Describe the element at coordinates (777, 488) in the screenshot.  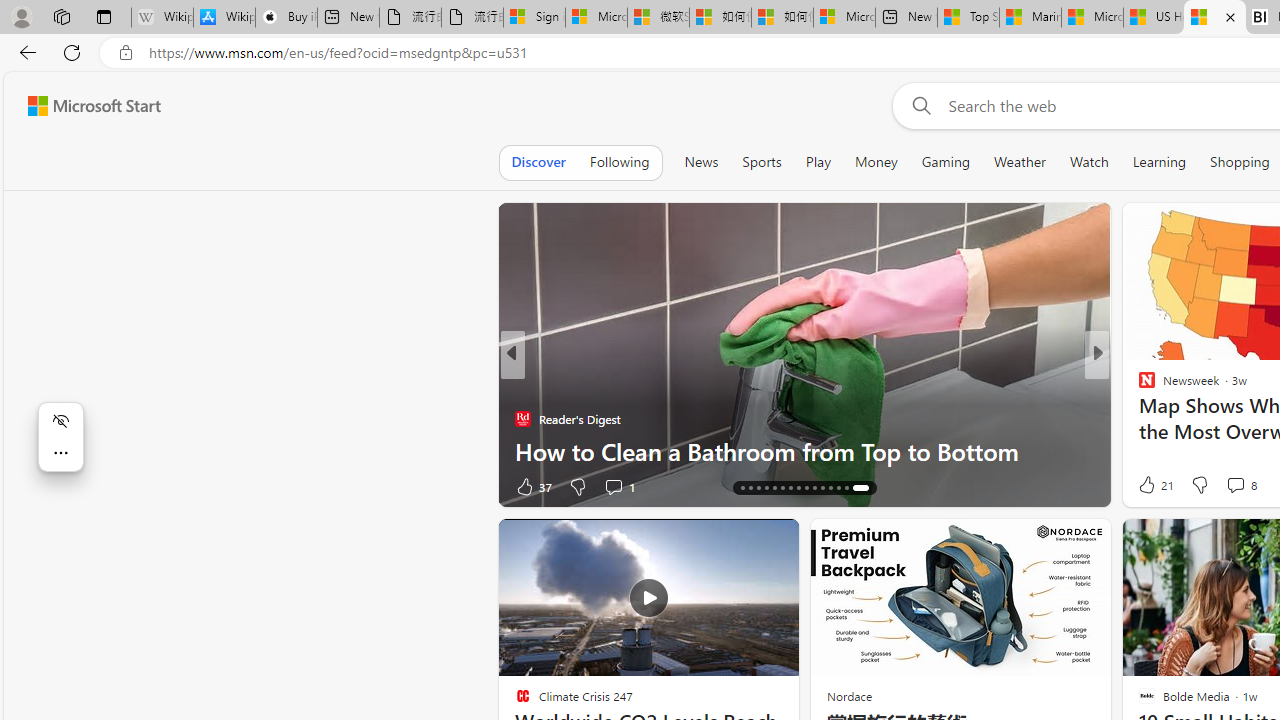
I see `'AutomationID: tab-19'` at that location.